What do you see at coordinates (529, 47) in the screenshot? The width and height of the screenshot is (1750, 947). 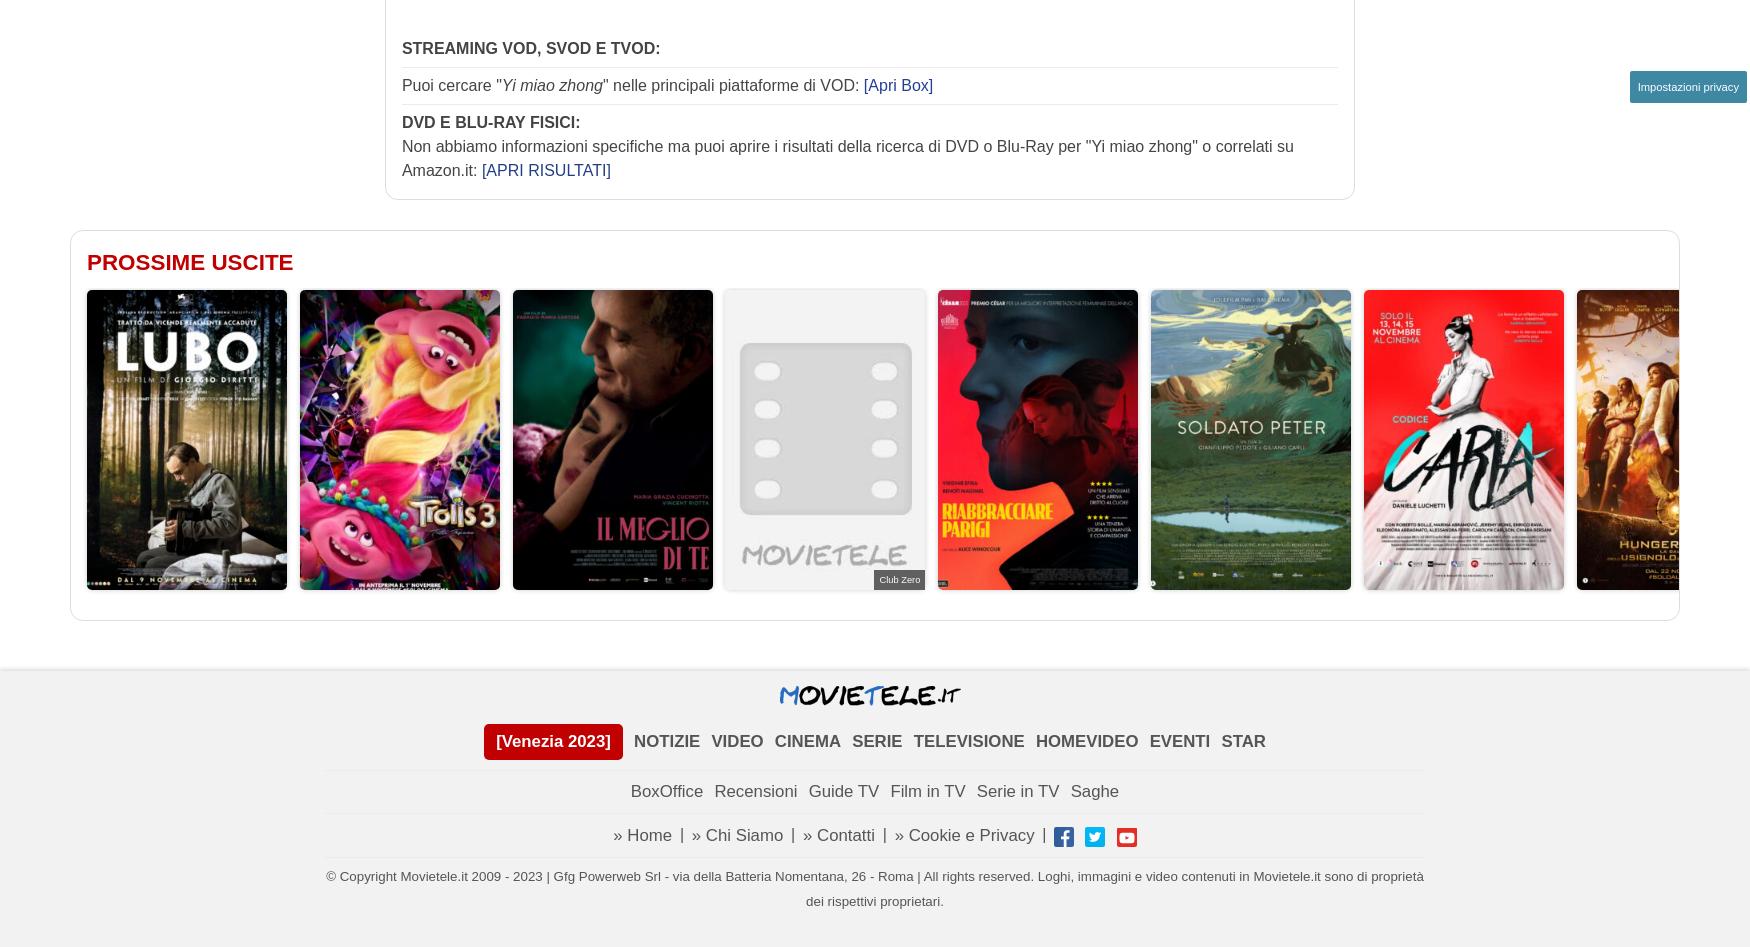 I see `'STREAMING VOD, SVOD E TVOD:'` at bounding box center [529, 47].